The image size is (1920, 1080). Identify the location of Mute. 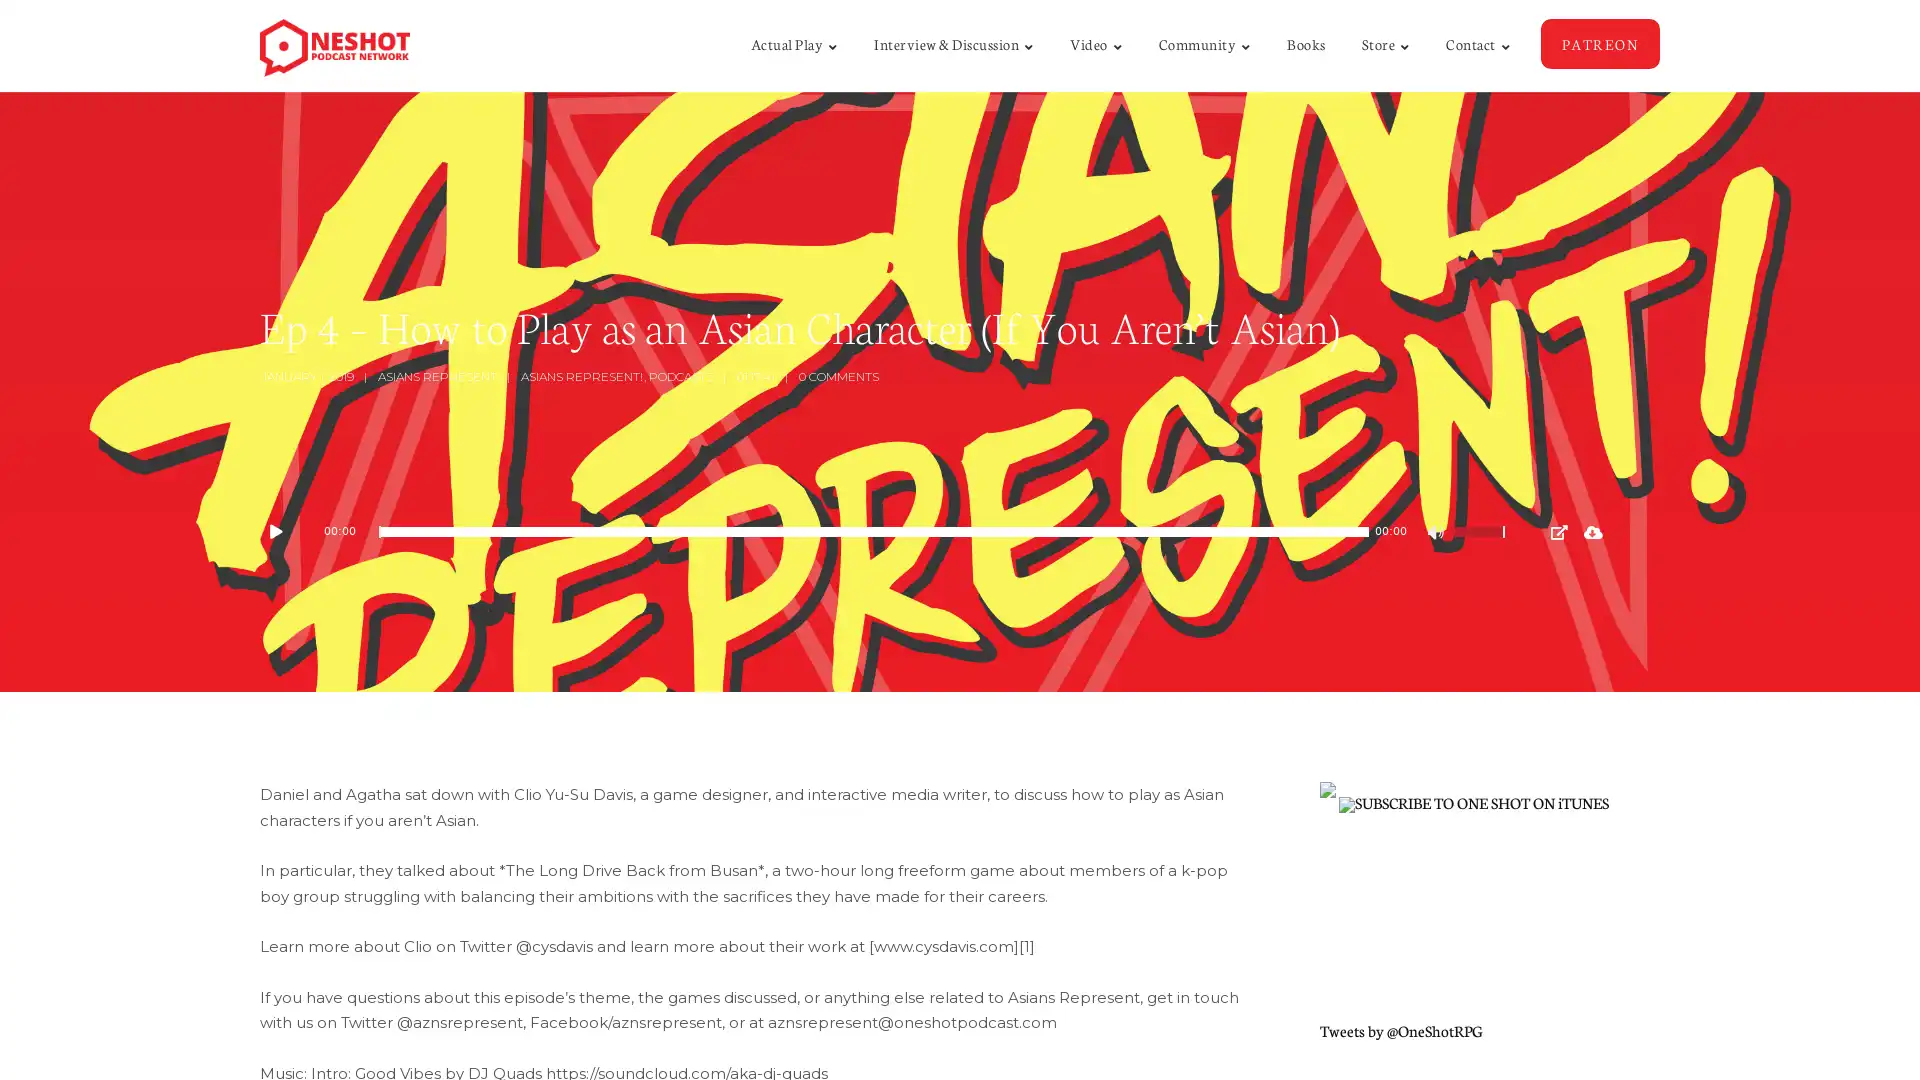
(1437, 534).